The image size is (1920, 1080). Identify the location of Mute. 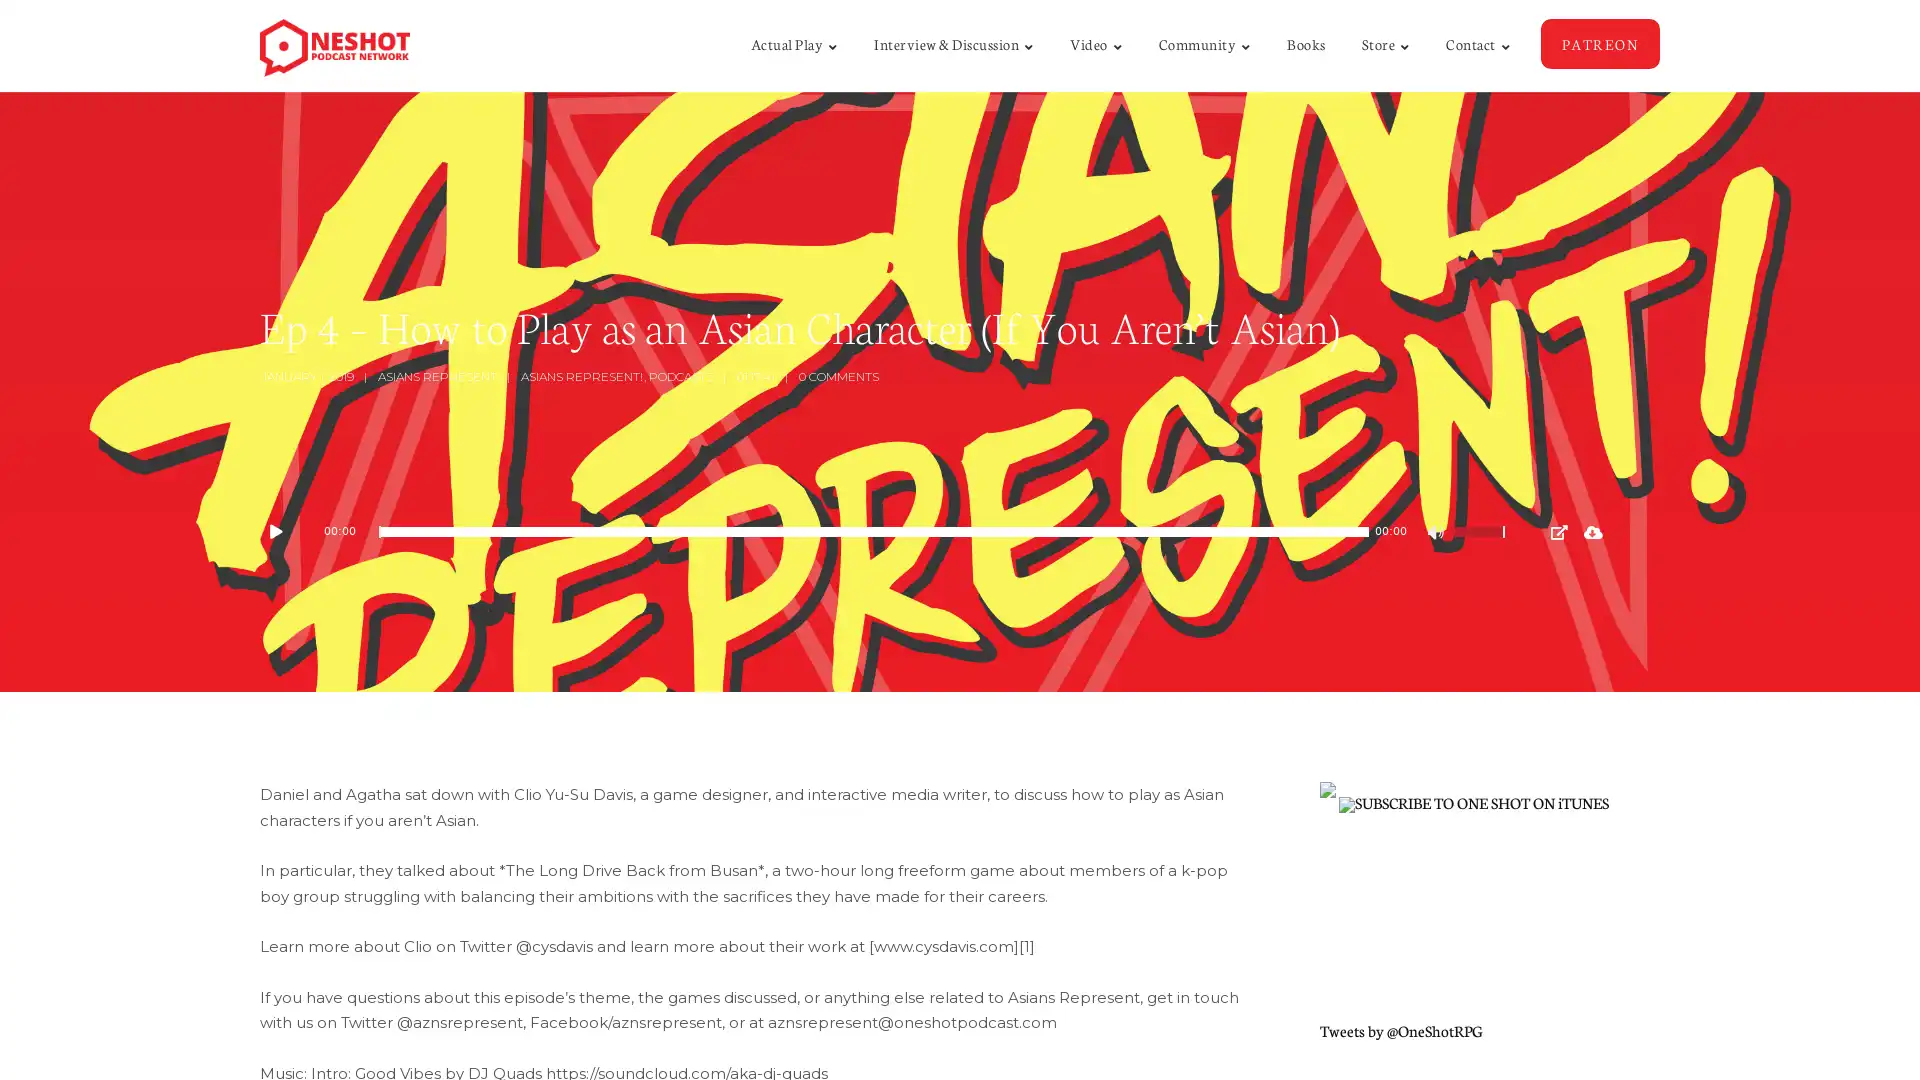
(1437, 534).